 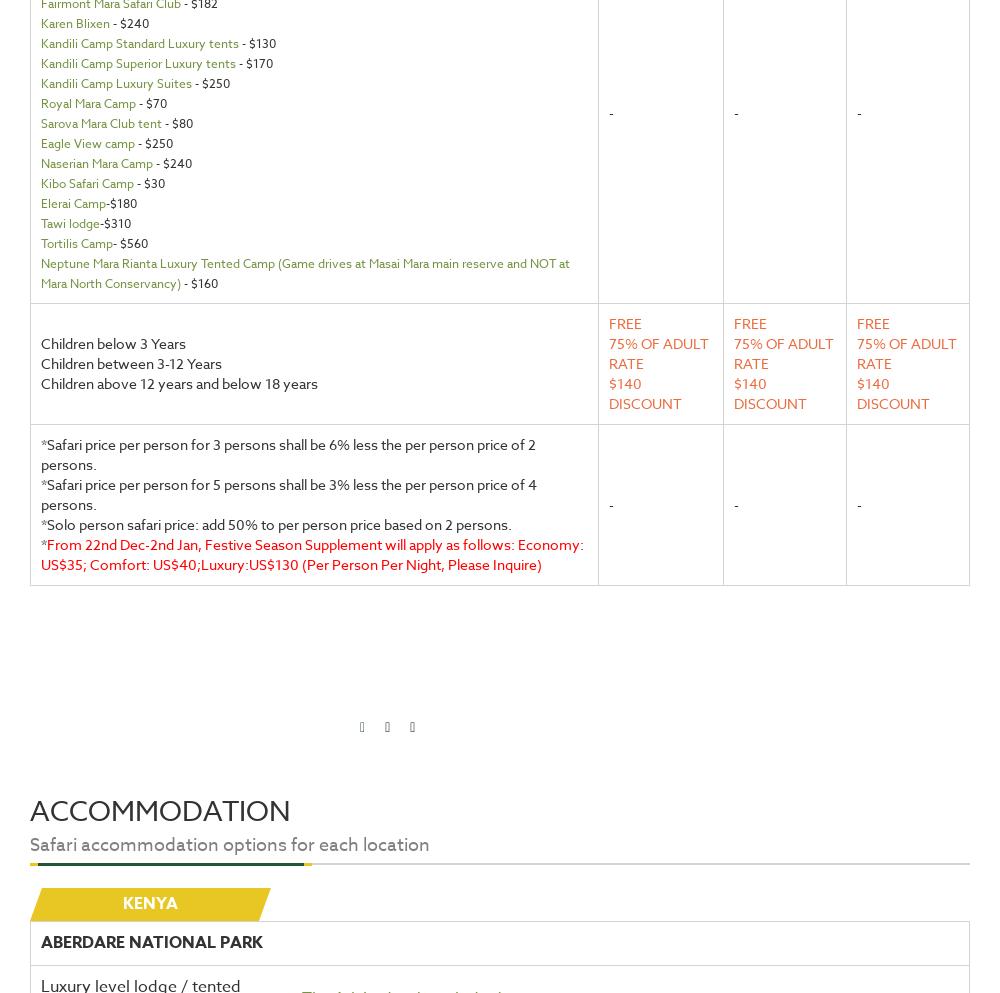 I want to click on '-  $70', so click(x=136, y=102).